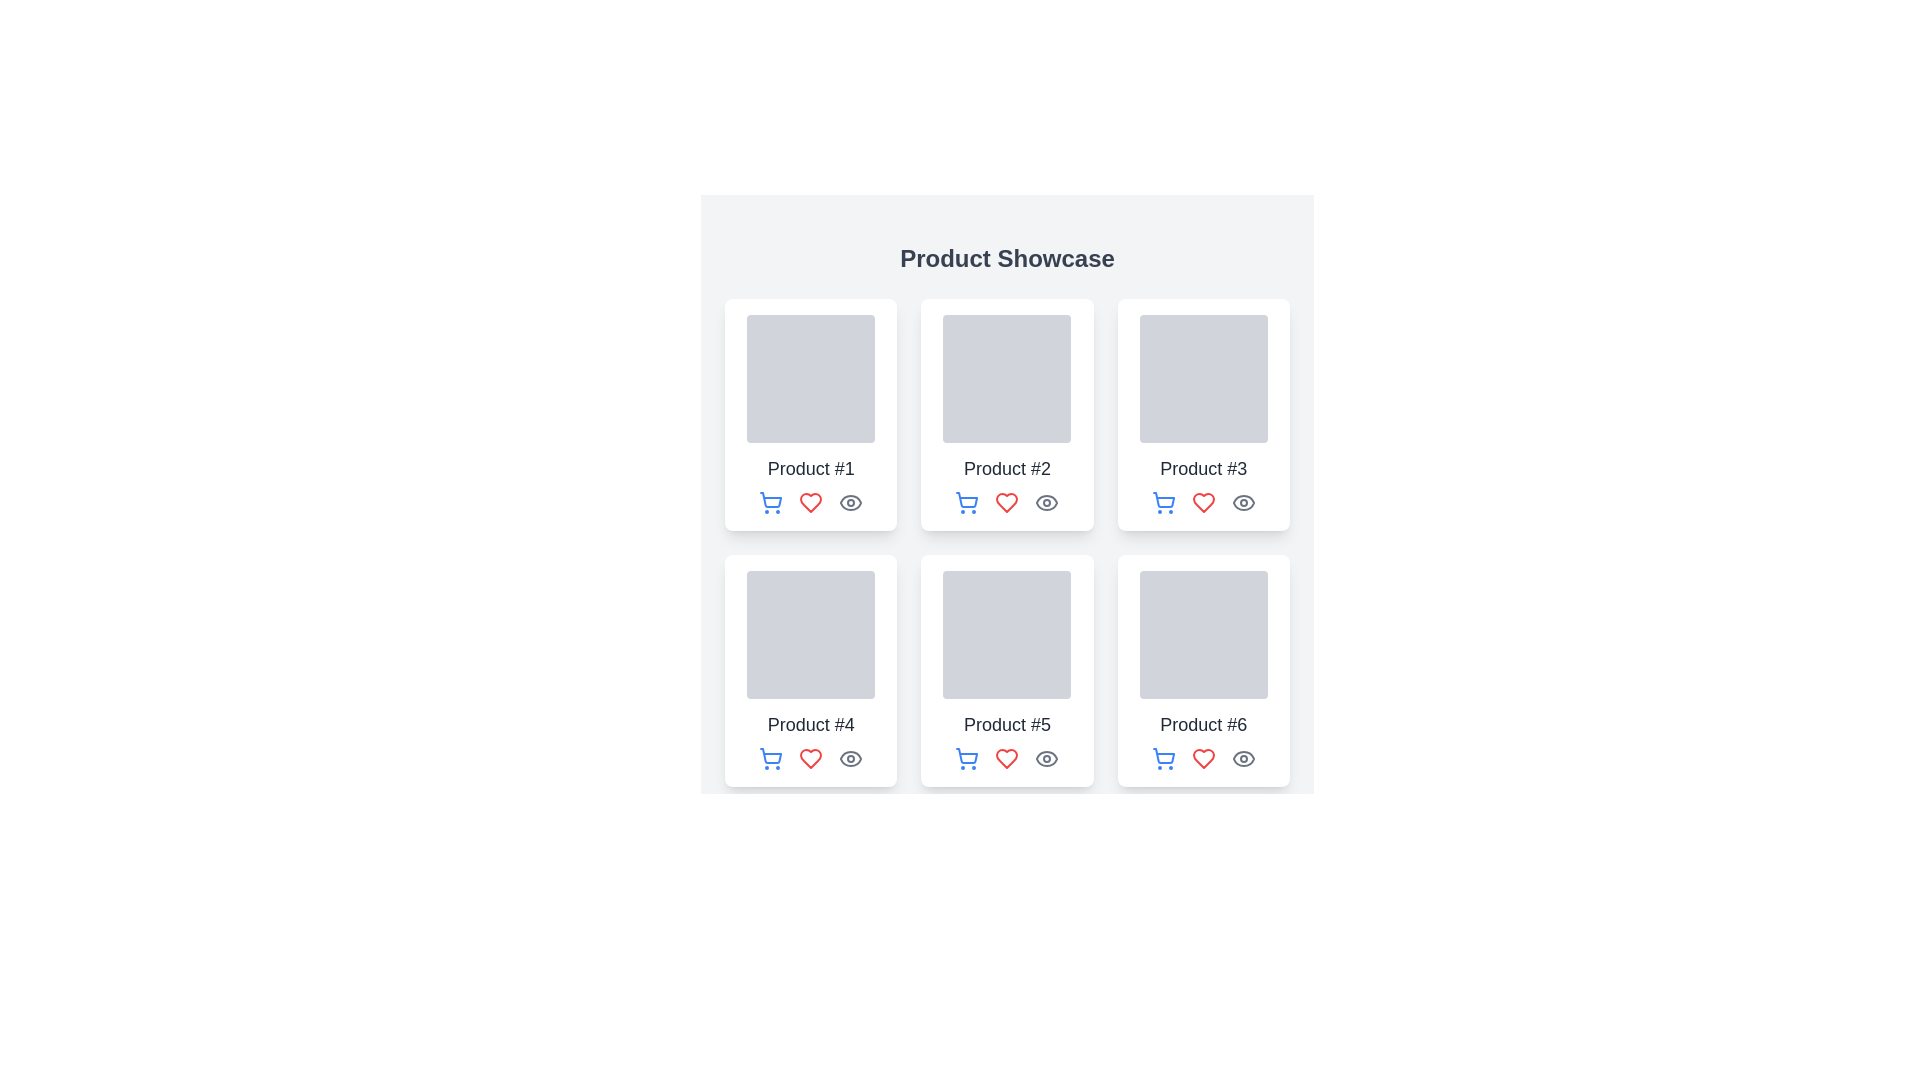 Image resolution: width=1920 pixels, height=1080 pixels. Describe the element at coordinates (1242, 501) in the screenshot. I see `the elliptical eye icon element representing visibility options located to the right of the Add to Favorites icon in the action row for the 'Product #3' card` at that location.